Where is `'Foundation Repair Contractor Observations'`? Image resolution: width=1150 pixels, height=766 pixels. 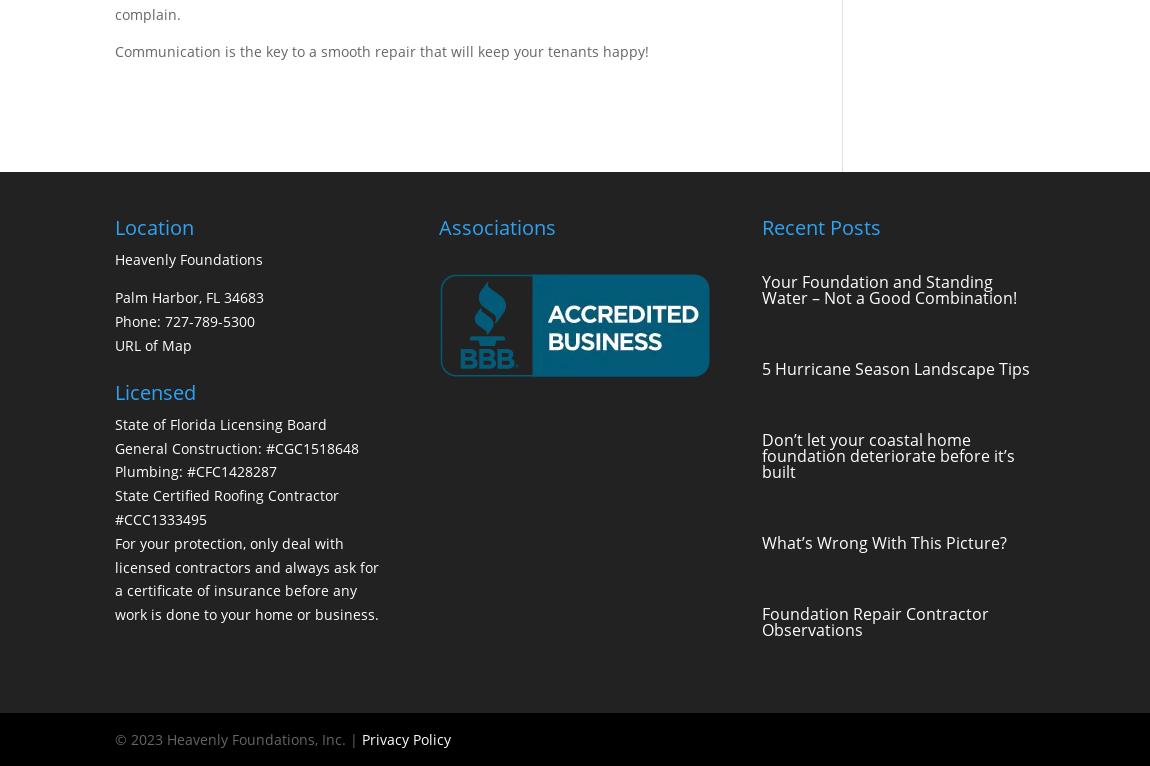 'Foundation Repair Contractor Observations' is located at coordinates (760, 619).